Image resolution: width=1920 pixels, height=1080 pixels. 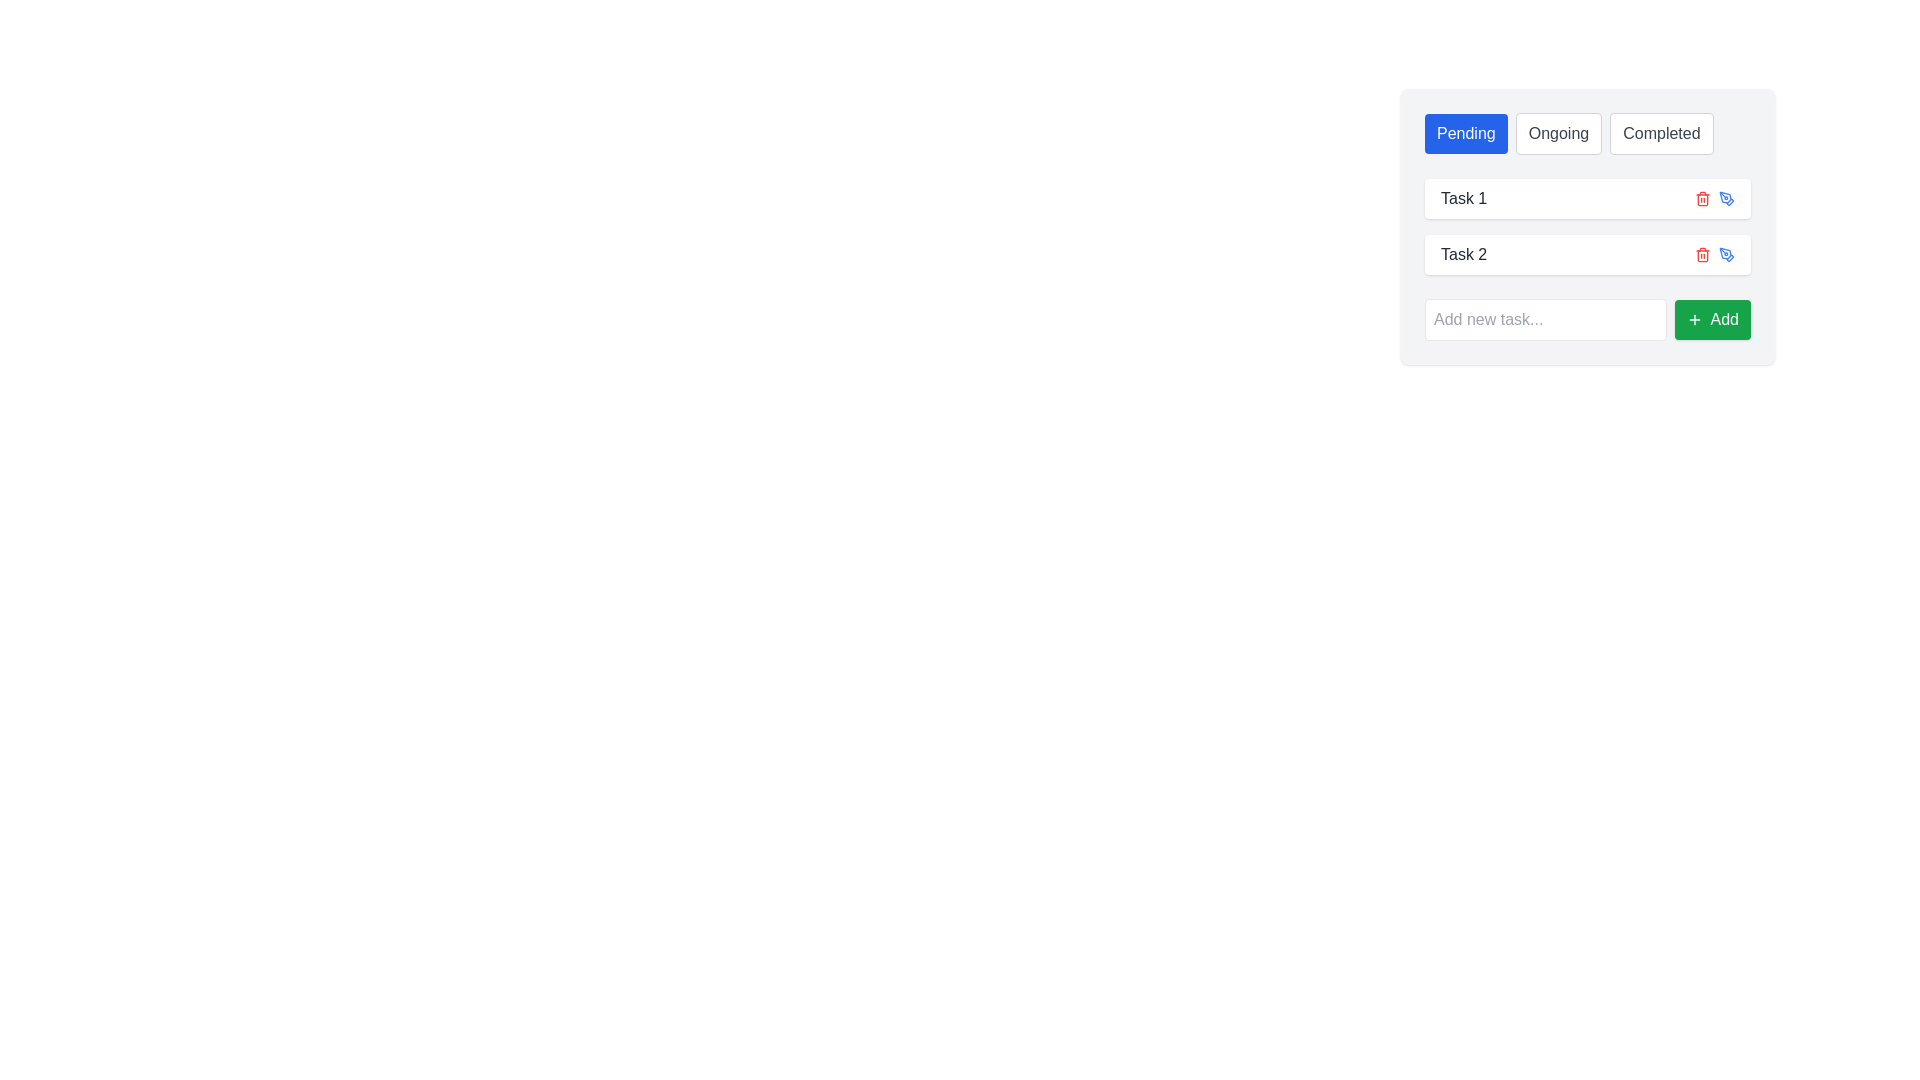 I want to click on the delete button located to the right of the second task in the task list, adjacent to a blue icon, so click(x=1702, y=253).